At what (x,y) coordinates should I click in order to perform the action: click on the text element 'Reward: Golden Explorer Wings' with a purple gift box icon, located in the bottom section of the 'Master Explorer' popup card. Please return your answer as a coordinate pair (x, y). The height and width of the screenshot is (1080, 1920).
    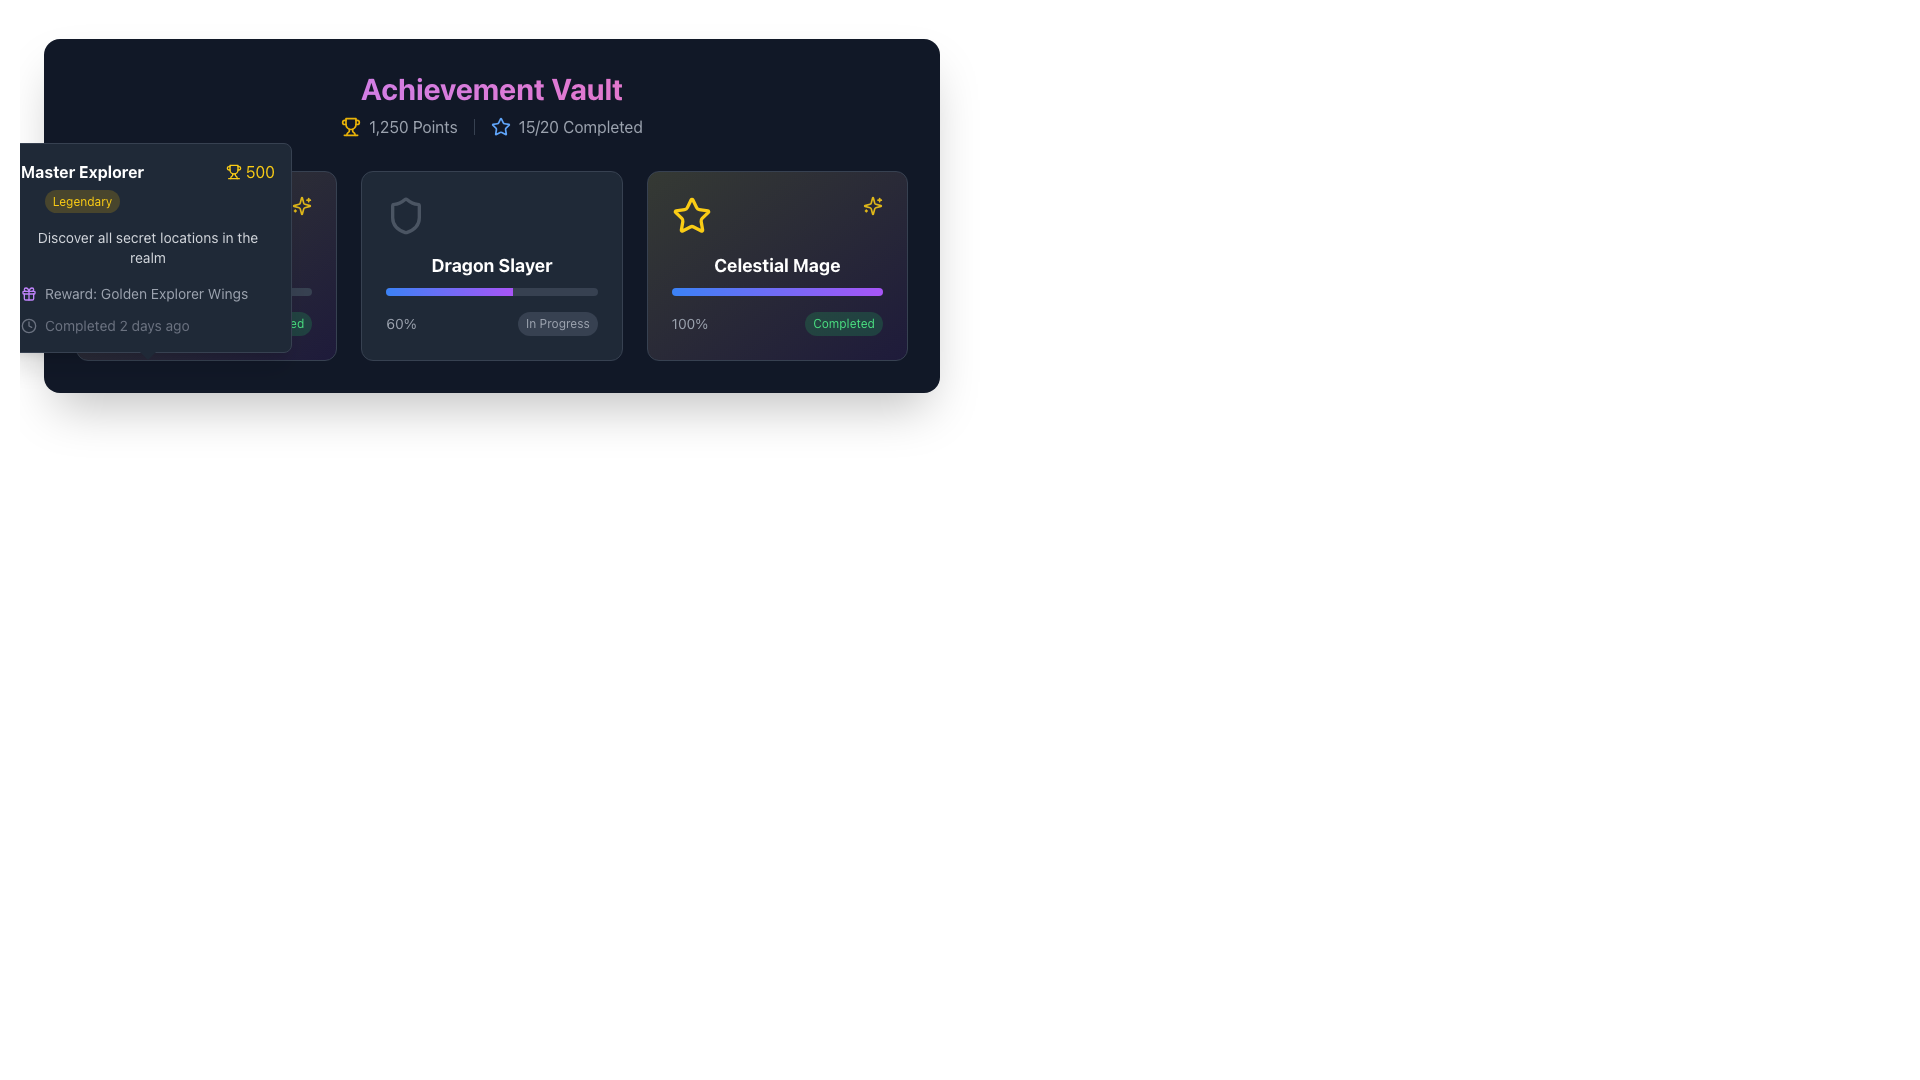
    Looking at the image, I should click on (147, 293).